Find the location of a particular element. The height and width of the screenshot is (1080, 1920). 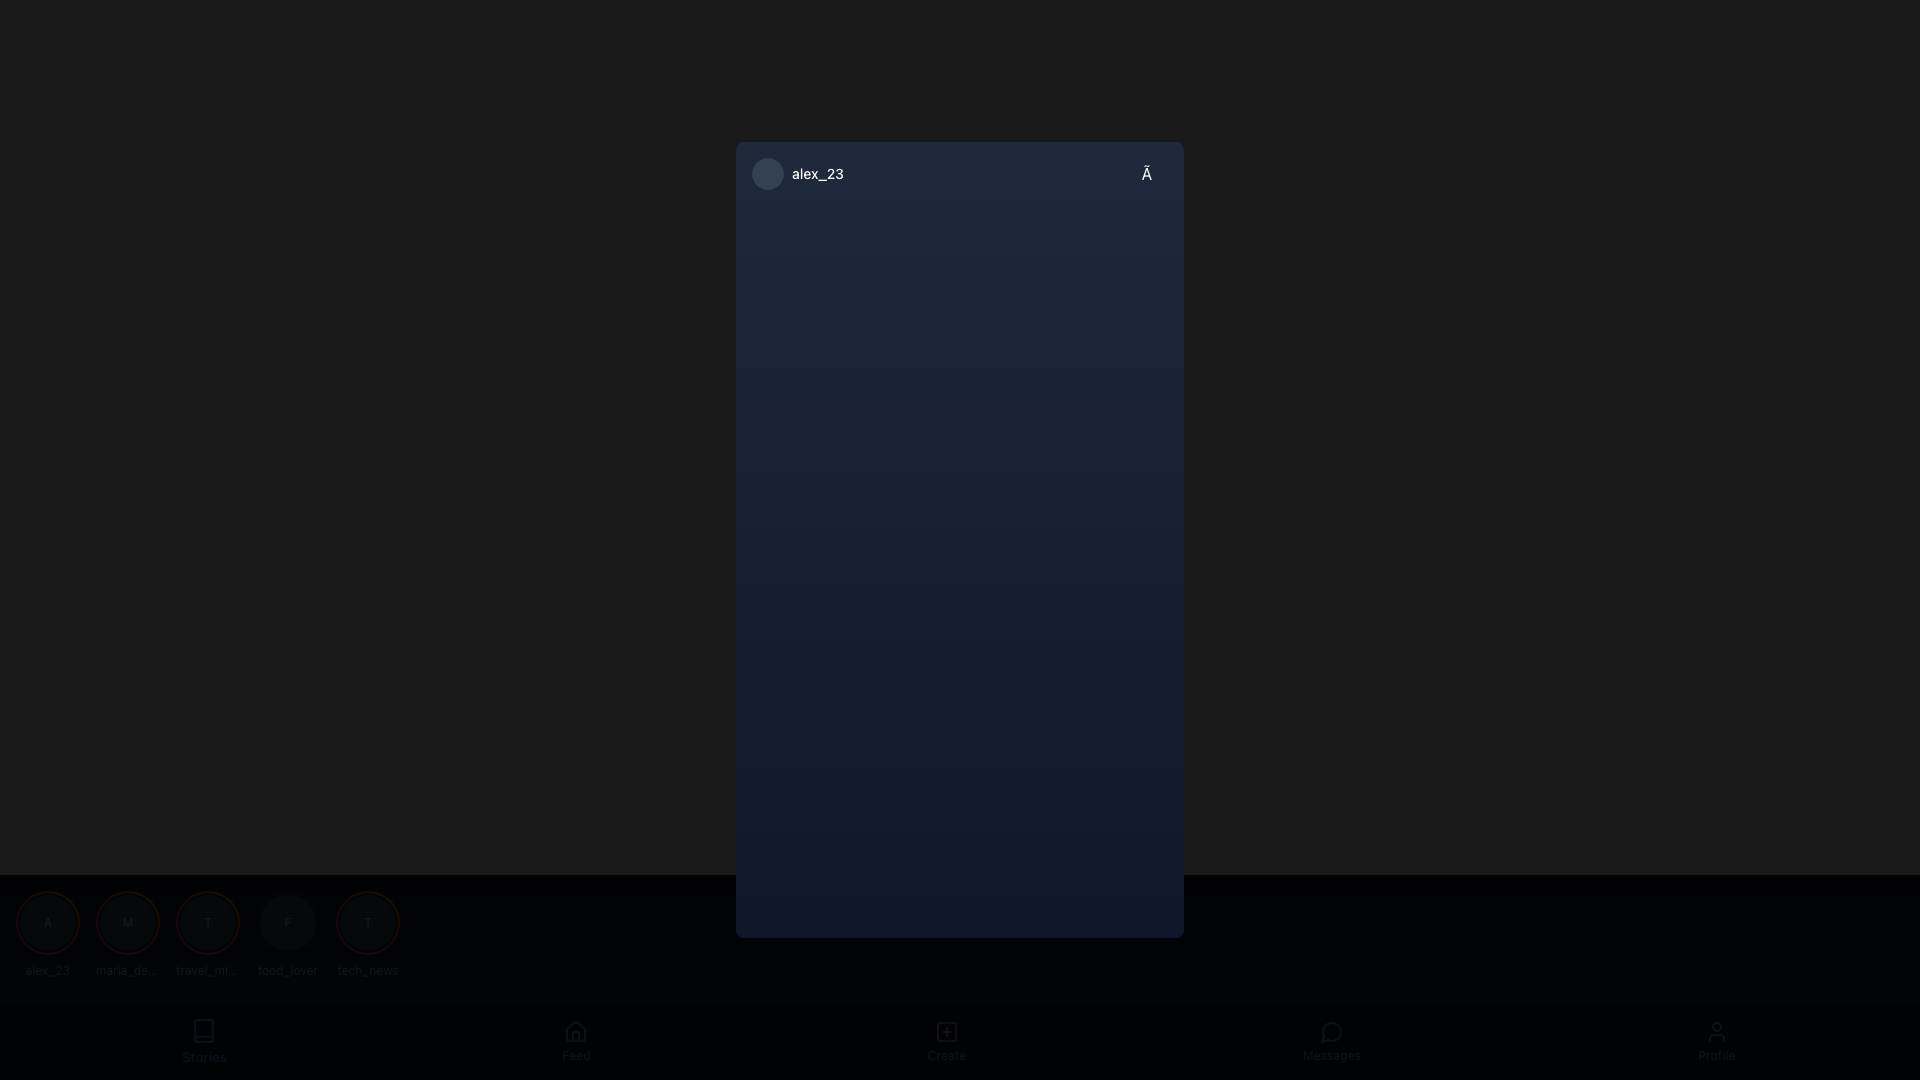

the Messages navigation button located in the bottom horizontal menu to trigger hover effects is located at coordinates (1332, 1040).